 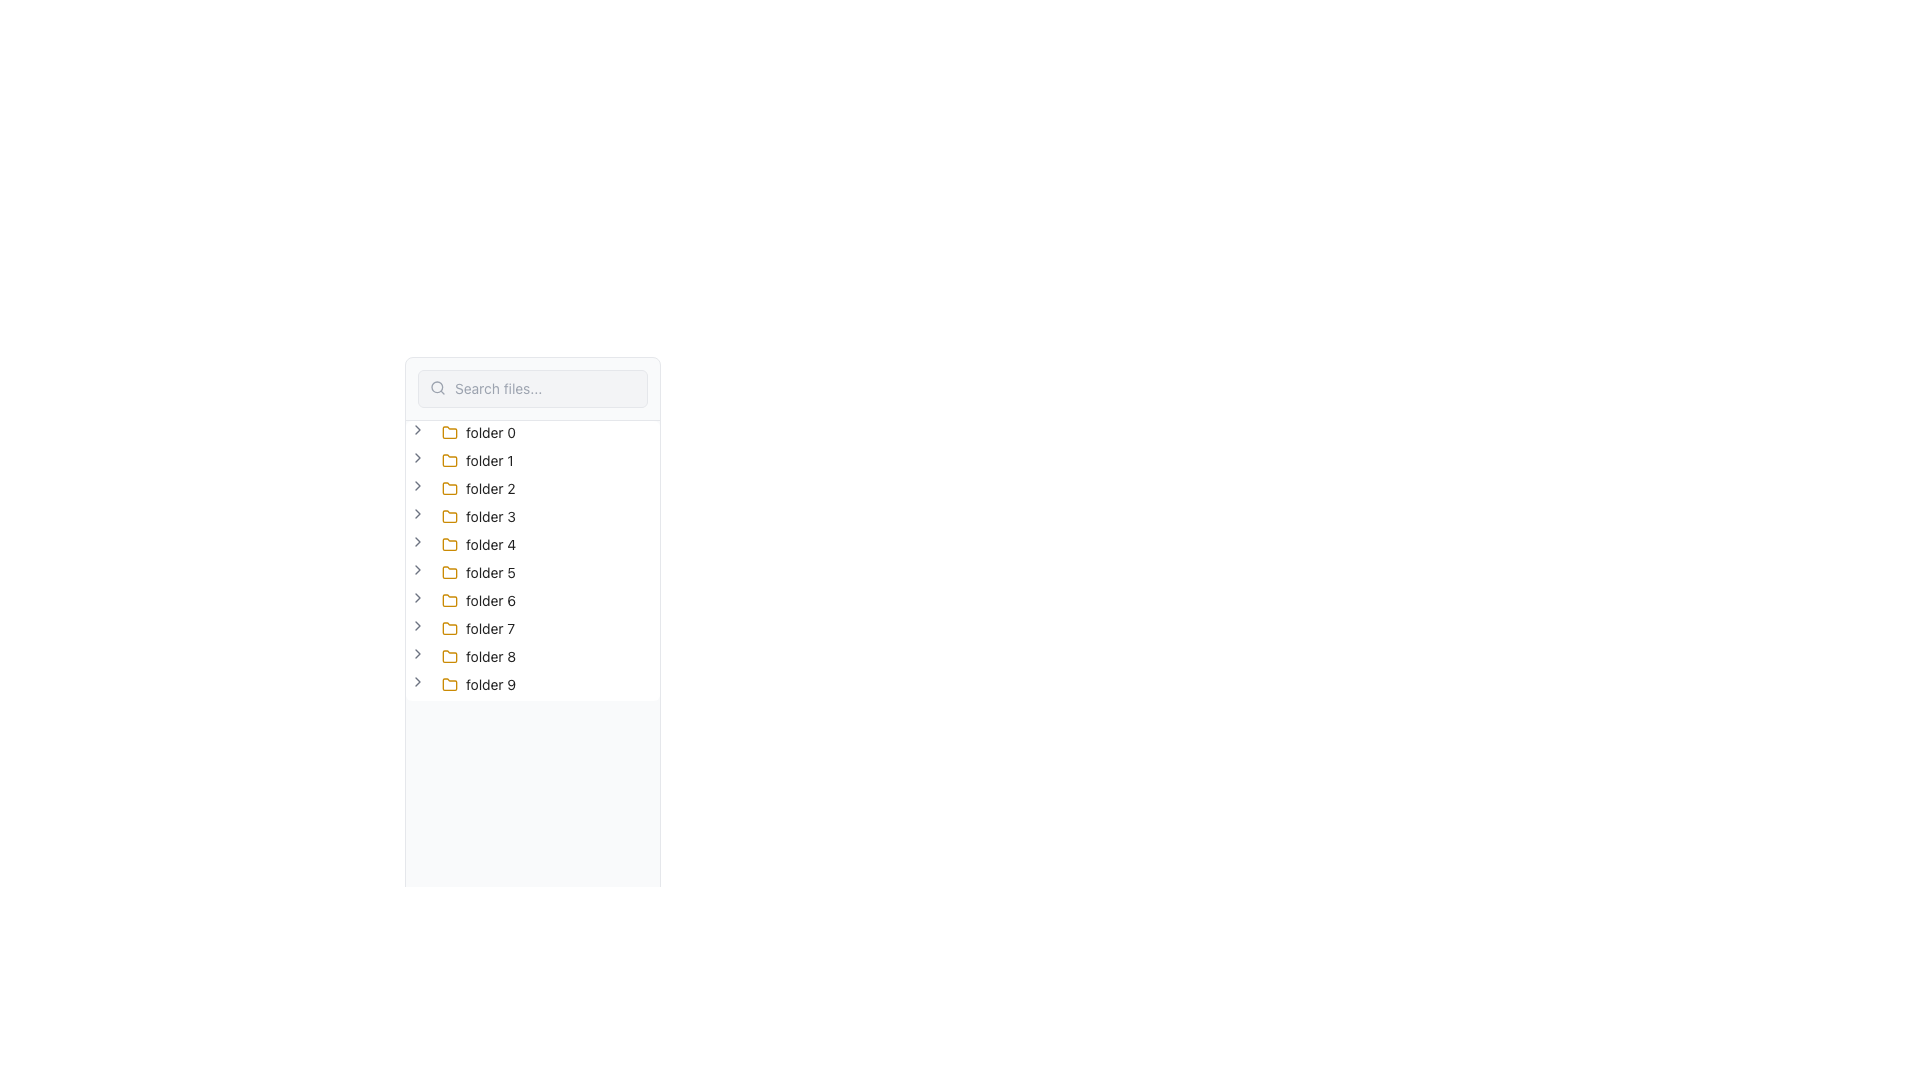 What do you see at coordinates (416, 600) in the screenshot?
I see `the button adjacent to the text label 'folder 6' in the left sidebar tree structure` at bounding box center [416, 600].